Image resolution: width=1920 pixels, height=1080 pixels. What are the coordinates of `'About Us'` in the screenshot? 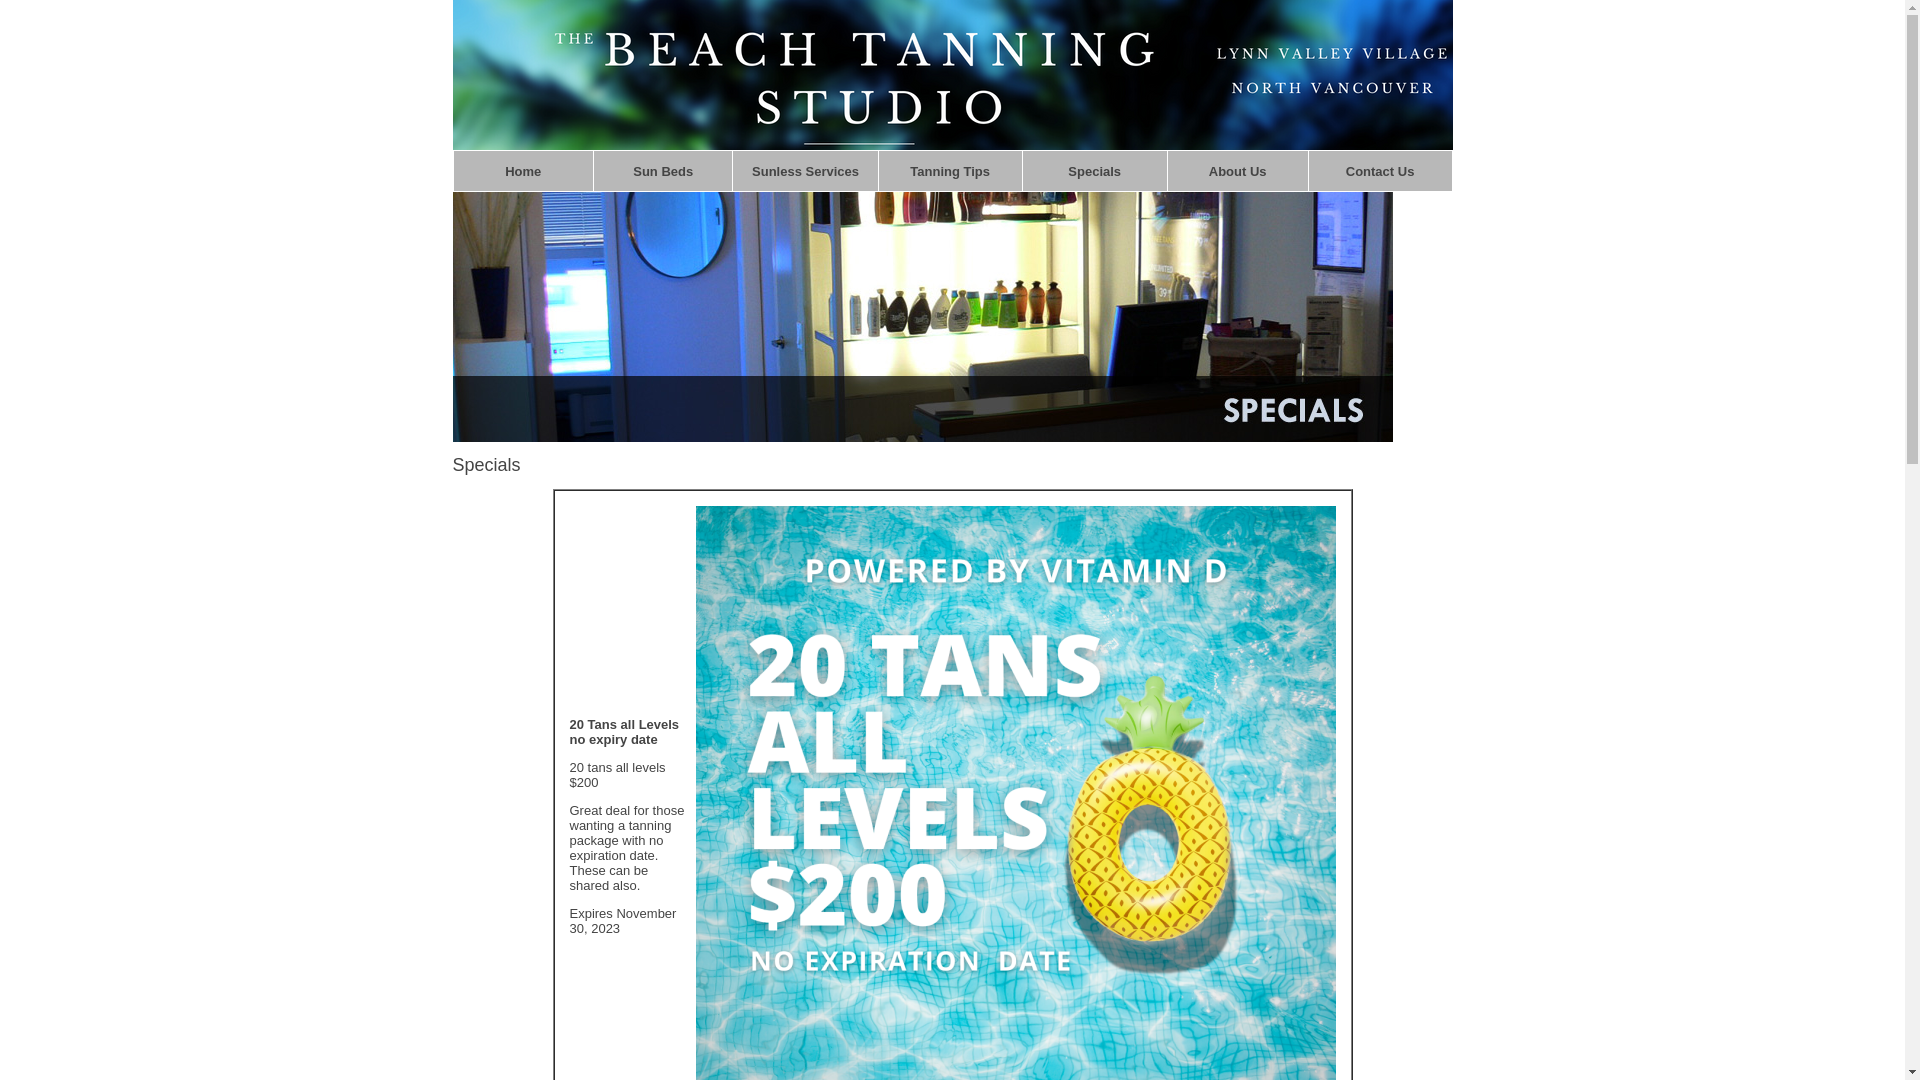 It's located at (1237, 170).